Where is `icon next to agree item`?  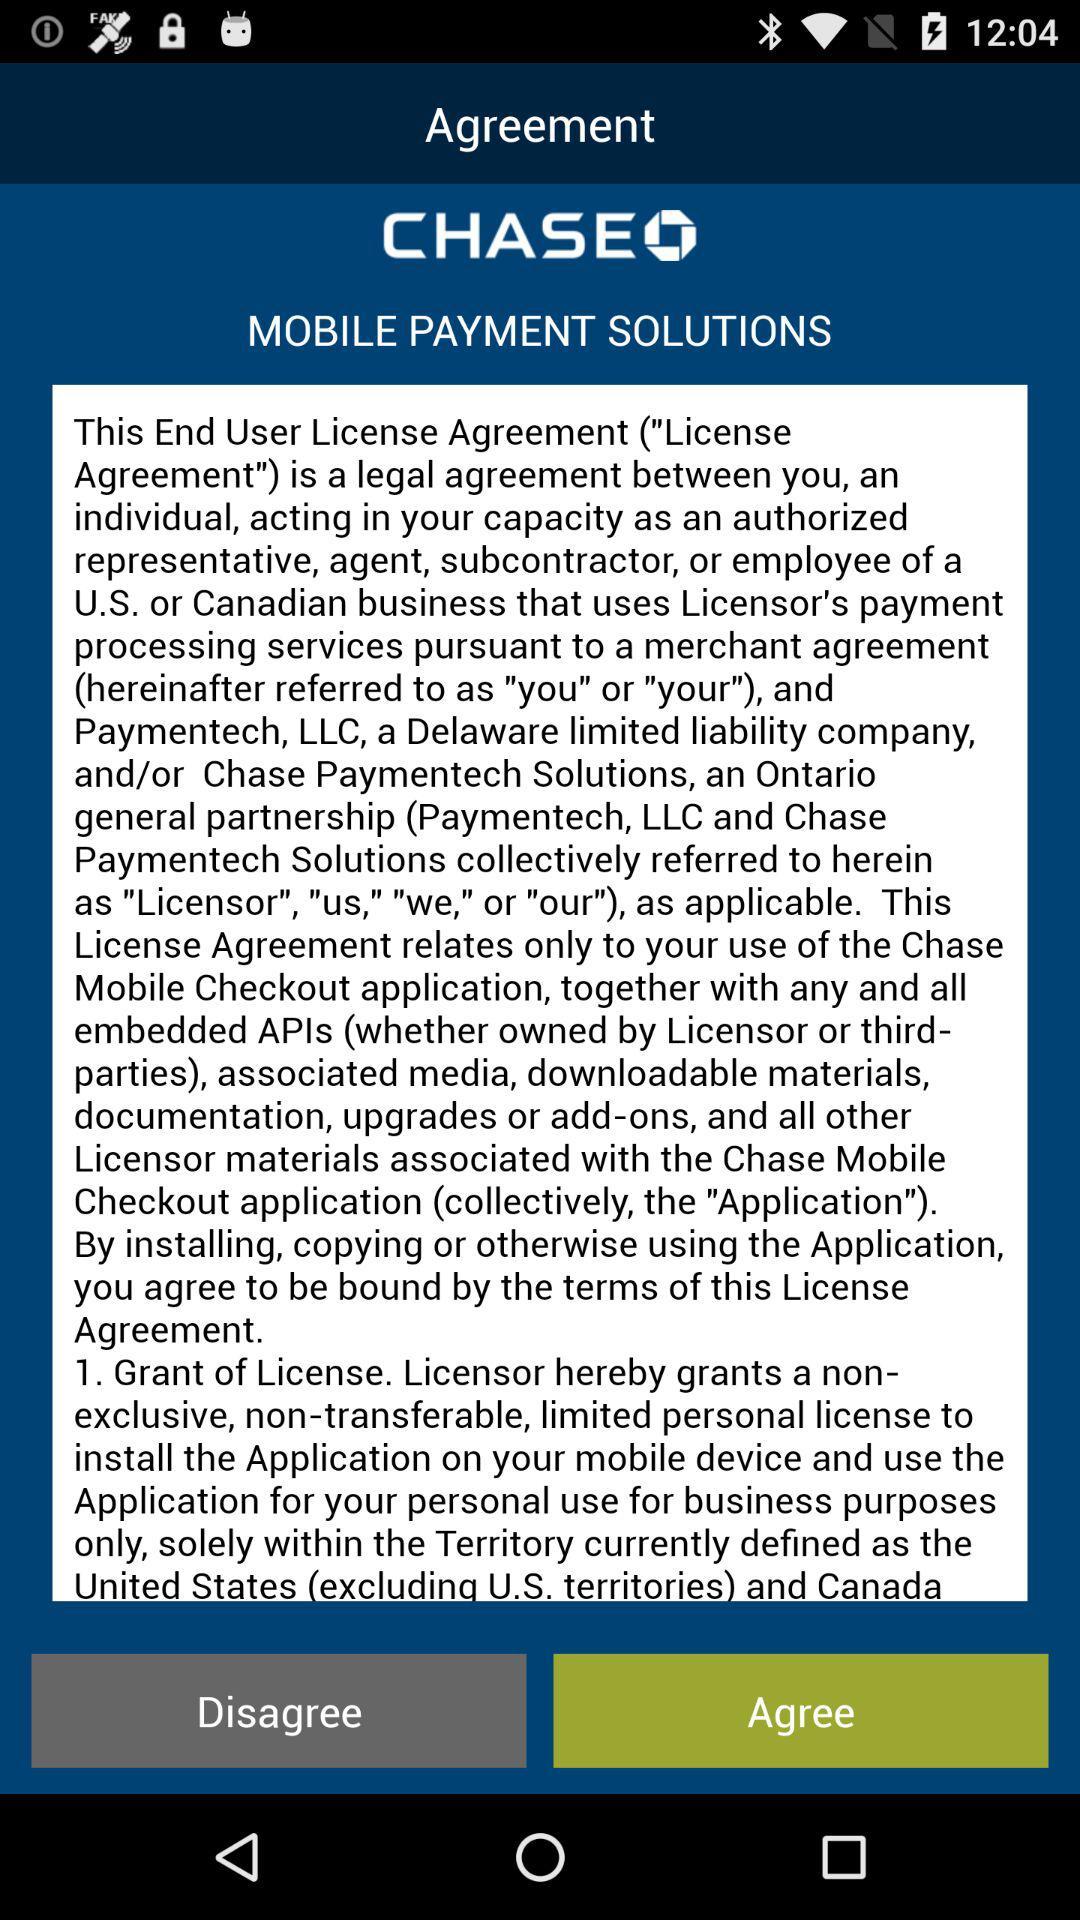 icon next to agree item is located at coordinates (278, 1709).